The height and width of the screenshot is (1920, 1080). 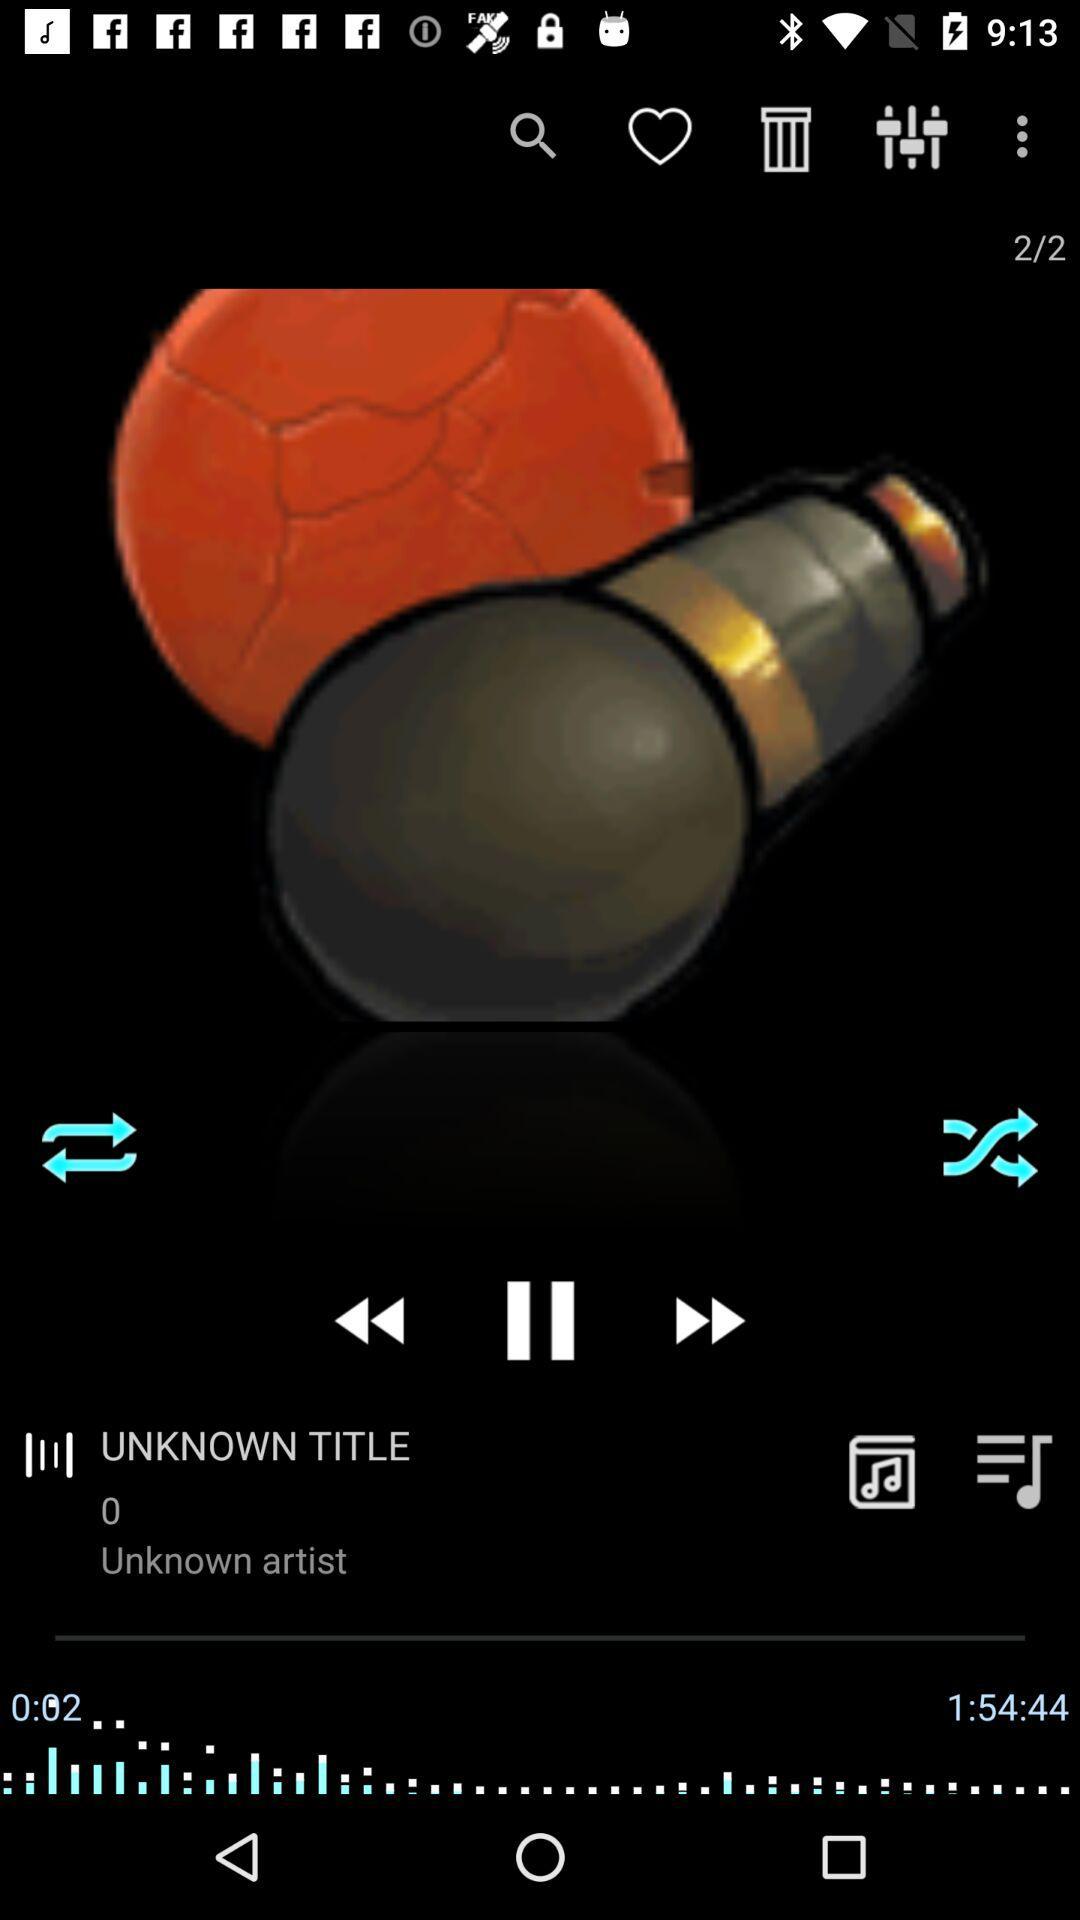 I want to click on the item on the left, so click(x=88, y=1147).